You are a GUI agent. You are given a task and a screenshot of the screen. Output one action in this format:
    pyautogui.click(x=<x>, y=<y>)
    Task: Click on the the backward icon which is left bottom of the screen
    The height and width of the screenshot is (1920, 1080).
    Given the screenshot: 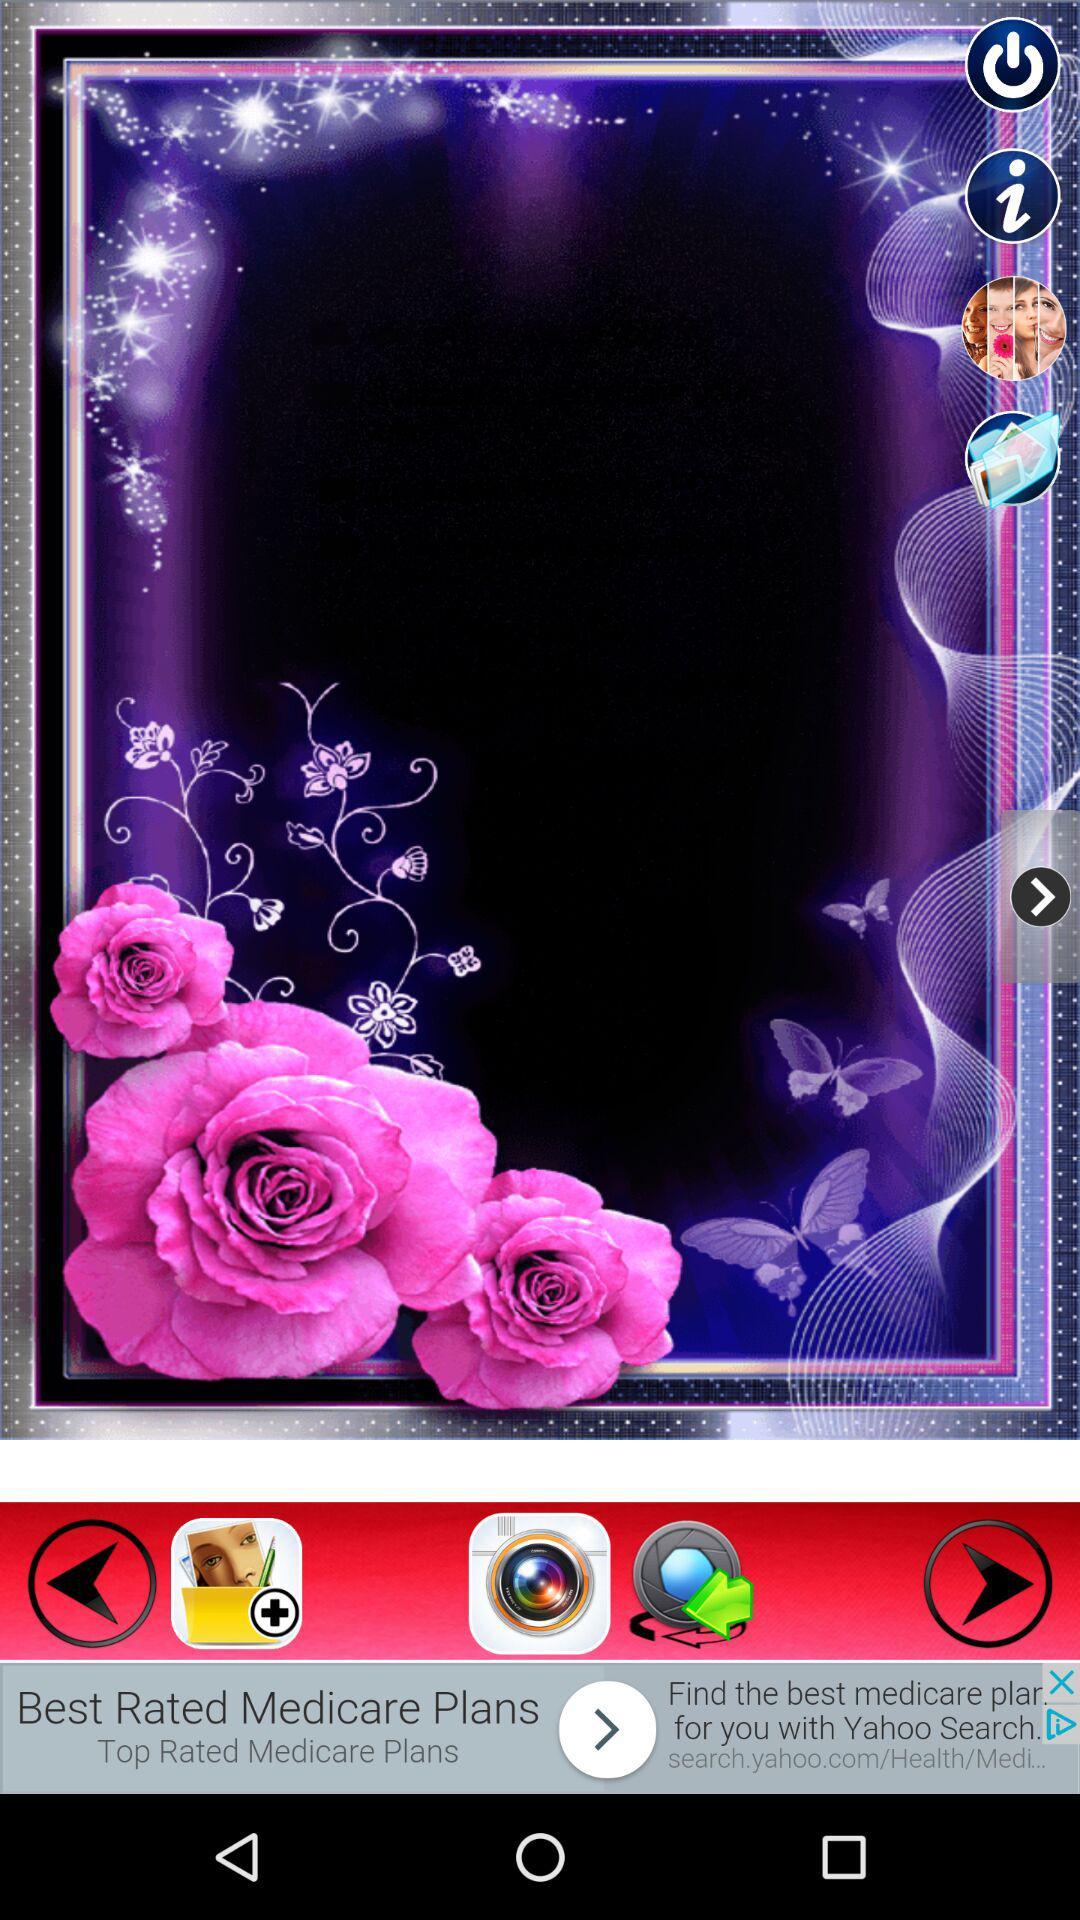 What is the action you would take?
    pyautogui.click(x=92, y=1582)
    